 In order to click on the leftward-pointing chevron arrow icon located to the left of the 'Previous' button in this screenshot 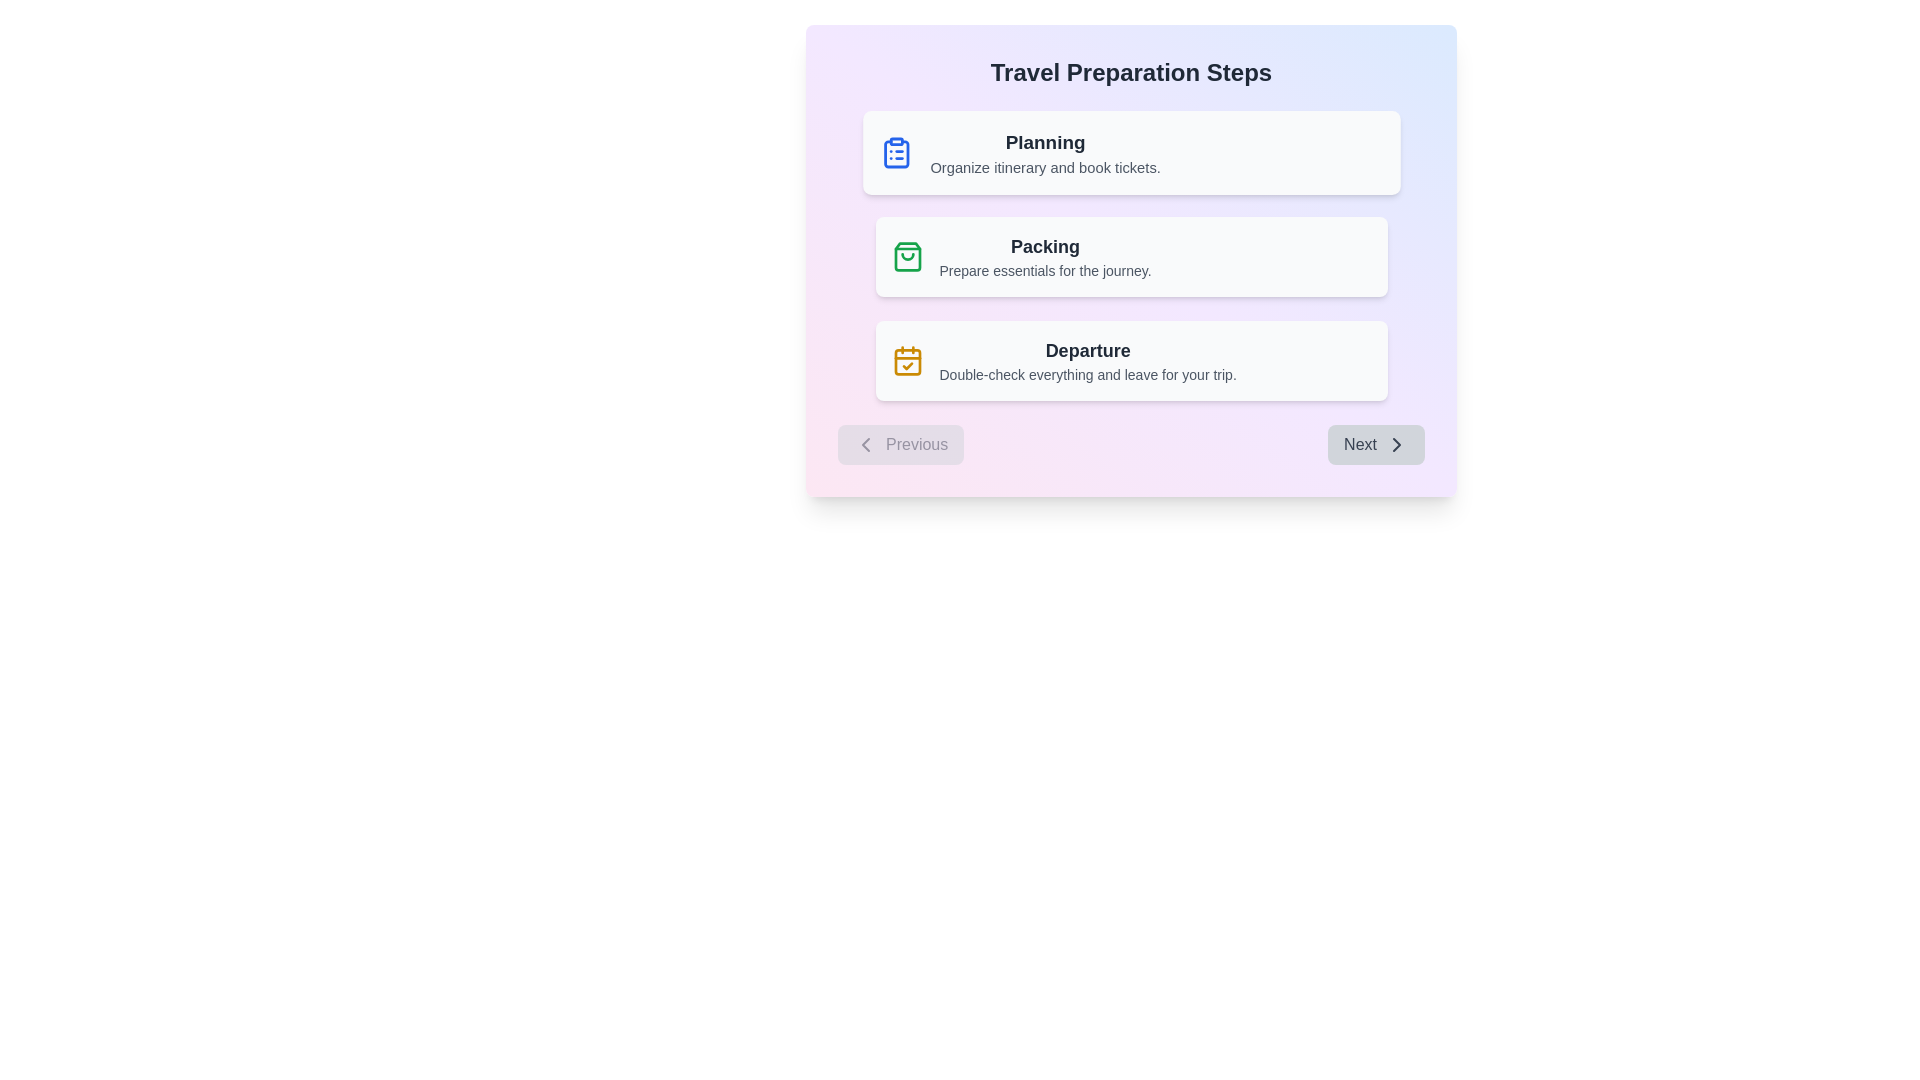, I will do `click(865, 443)`.